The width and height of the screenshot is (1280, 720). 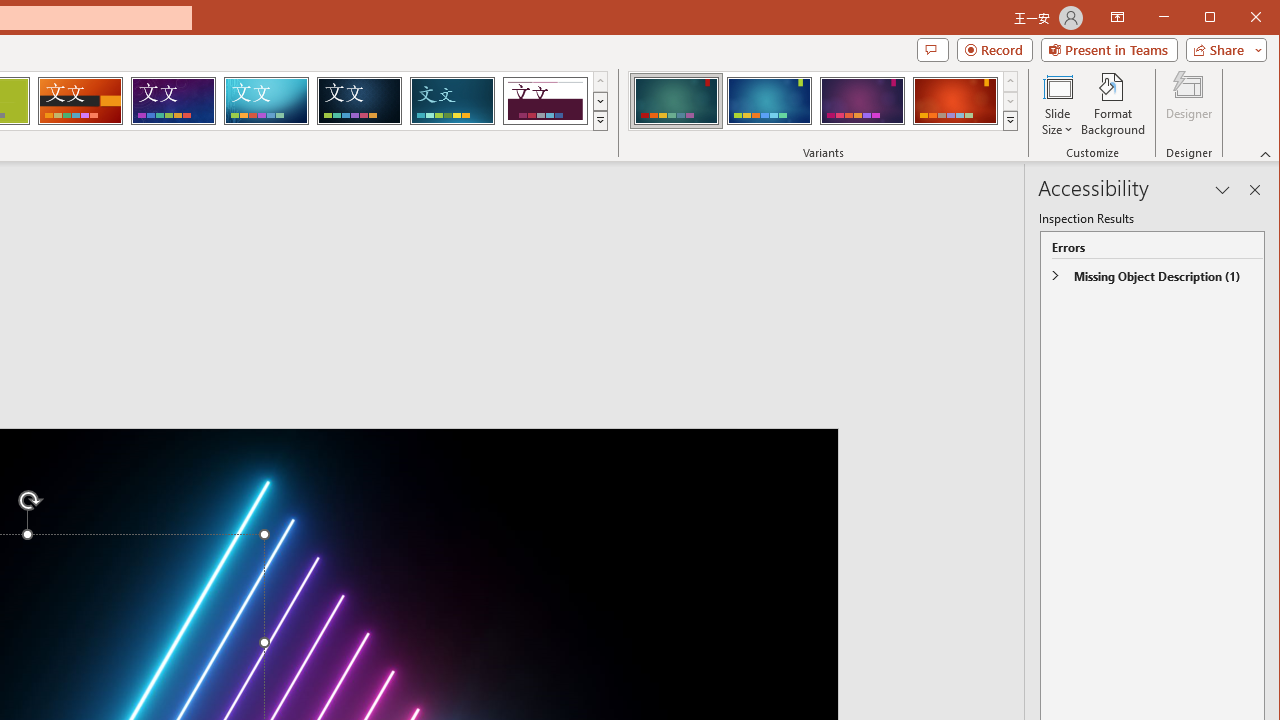 What do you see at coordinates (1238, 19) in the screenshot?
I see `'Maximize'` at bounding box center [1238, 19].